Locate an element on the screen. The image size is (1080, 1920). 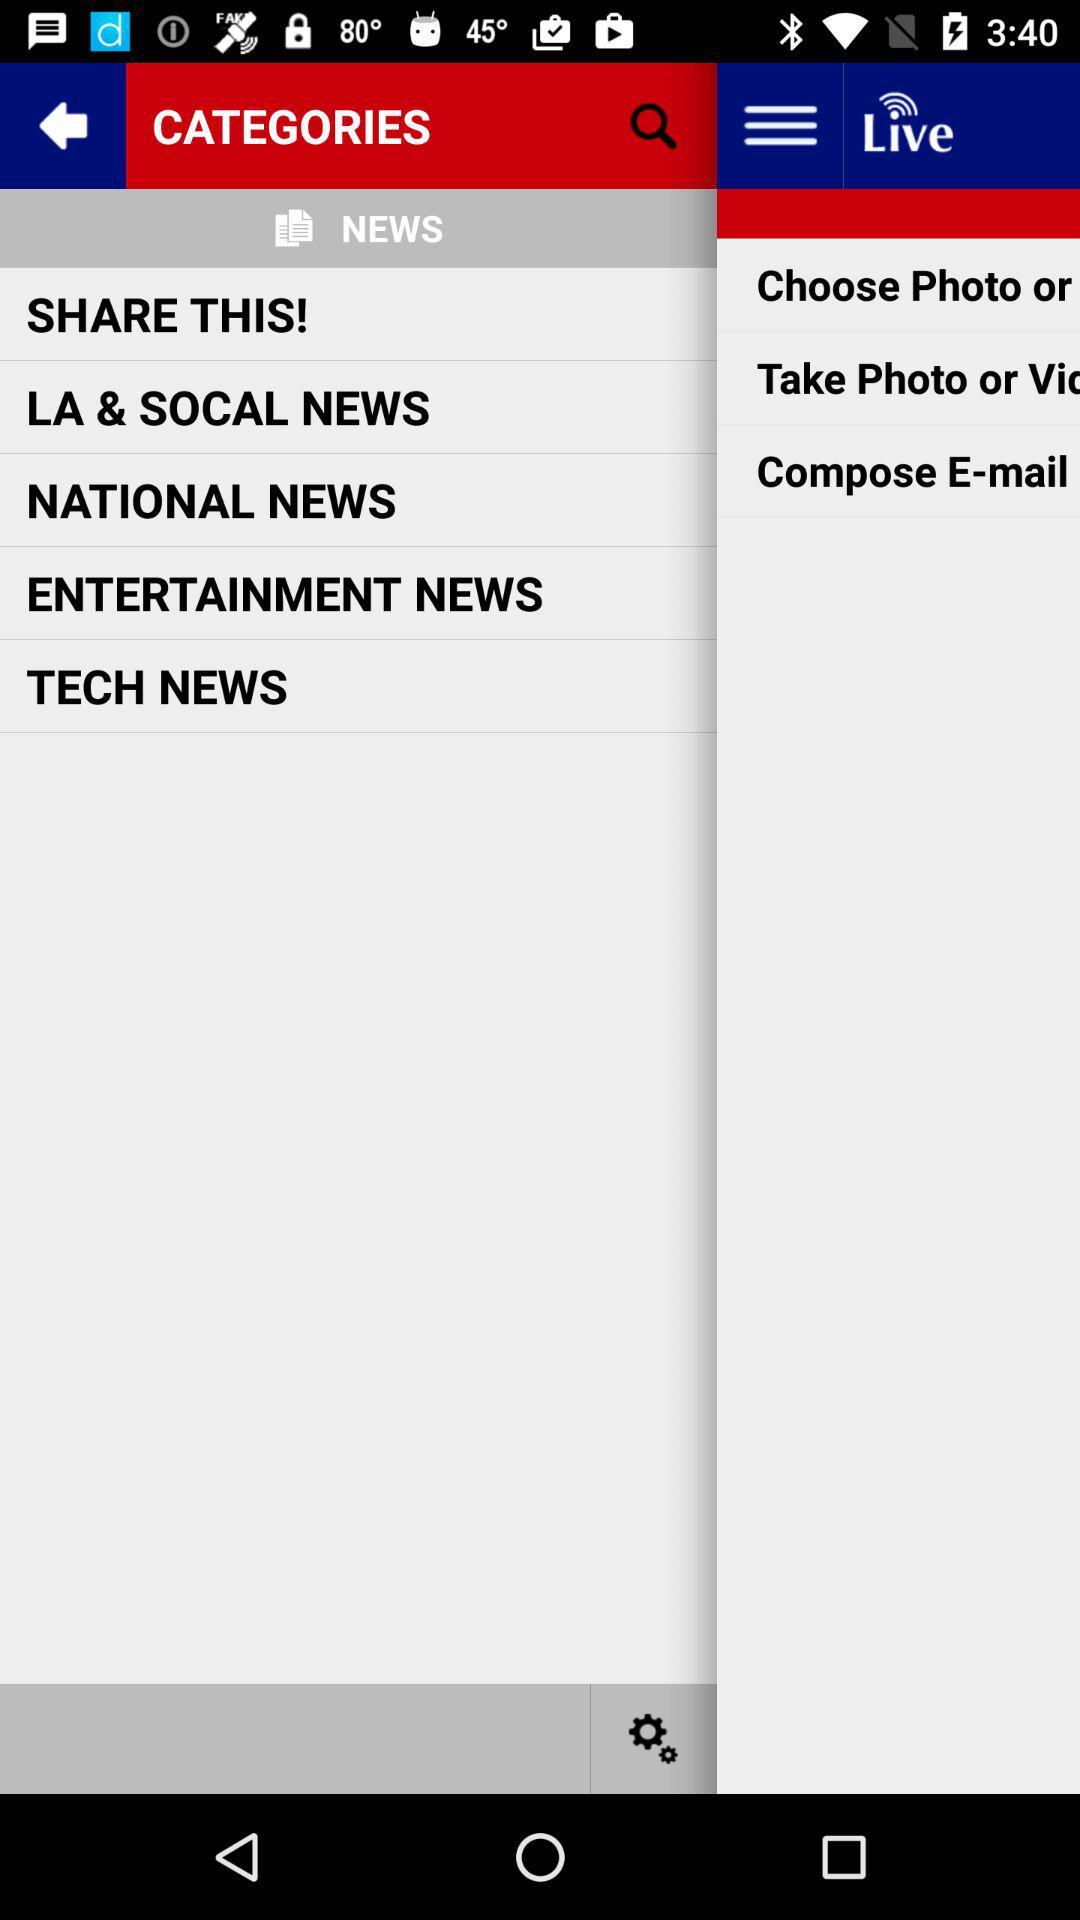
share this! item is located at coordinates (166, 312).